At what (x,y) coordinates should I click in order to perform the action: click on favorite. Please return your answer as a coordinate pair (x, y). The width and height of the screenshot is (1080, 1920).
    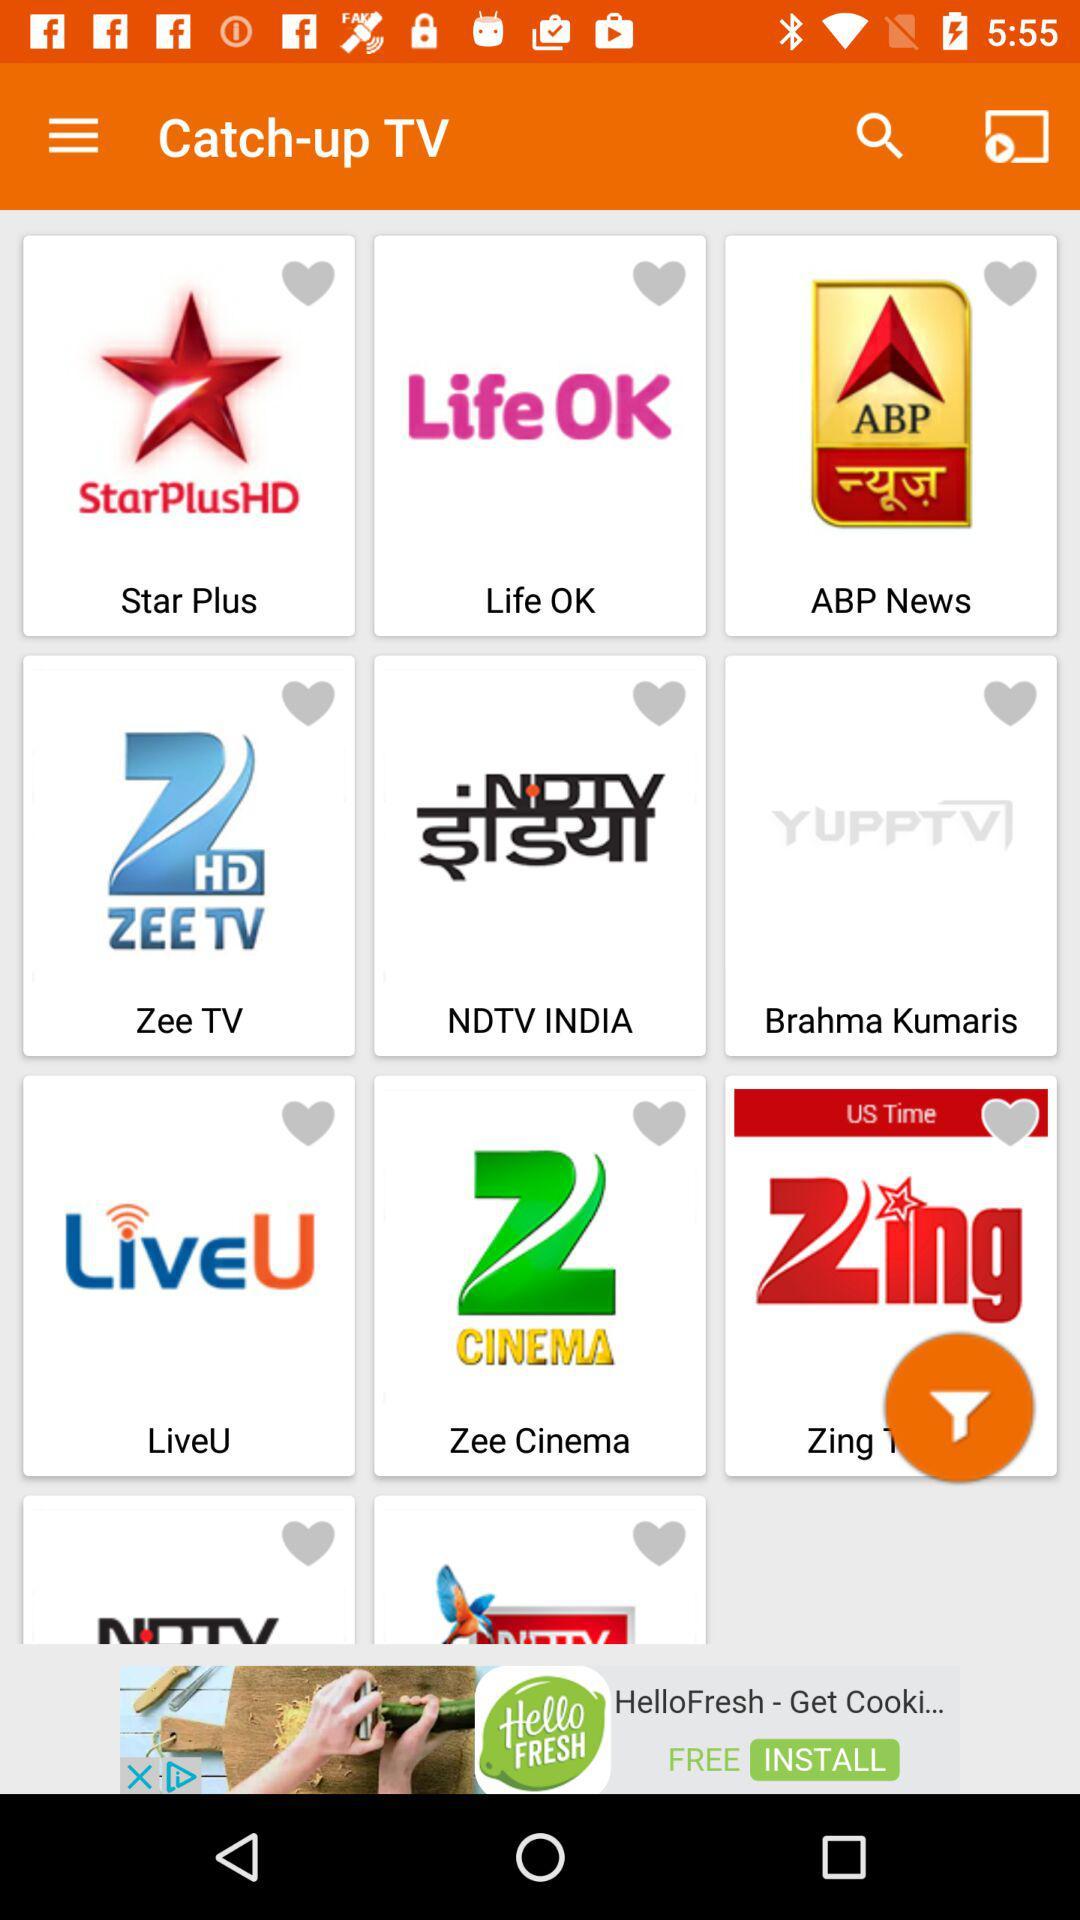
    Looking at the image, I should click on (1010, 1122).